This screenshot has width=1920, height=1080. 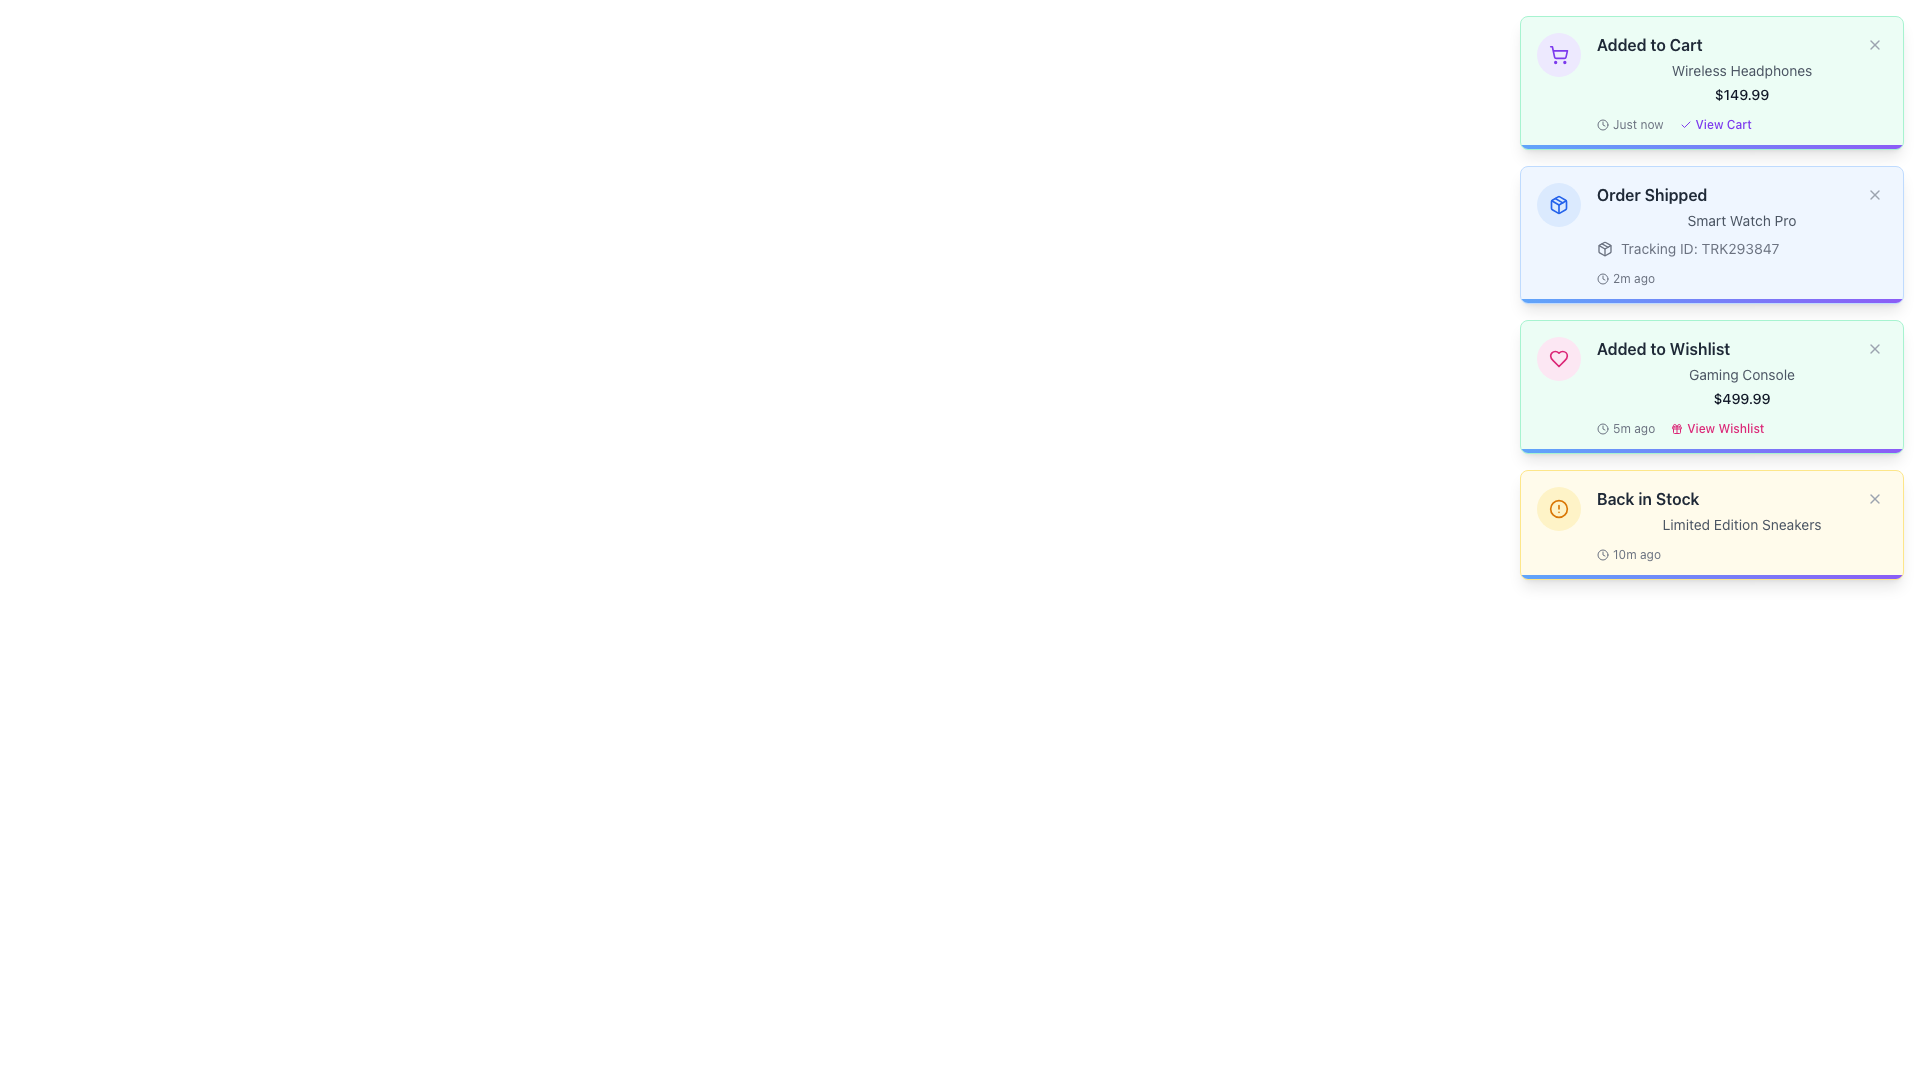 What do you see at coordinates (1652, 195) in the screenshot?
I see `the title or header text element in the second notification panel from the top, located at the top-left corner adjacent to an icon and a button` at bounding box center [1652, 195].